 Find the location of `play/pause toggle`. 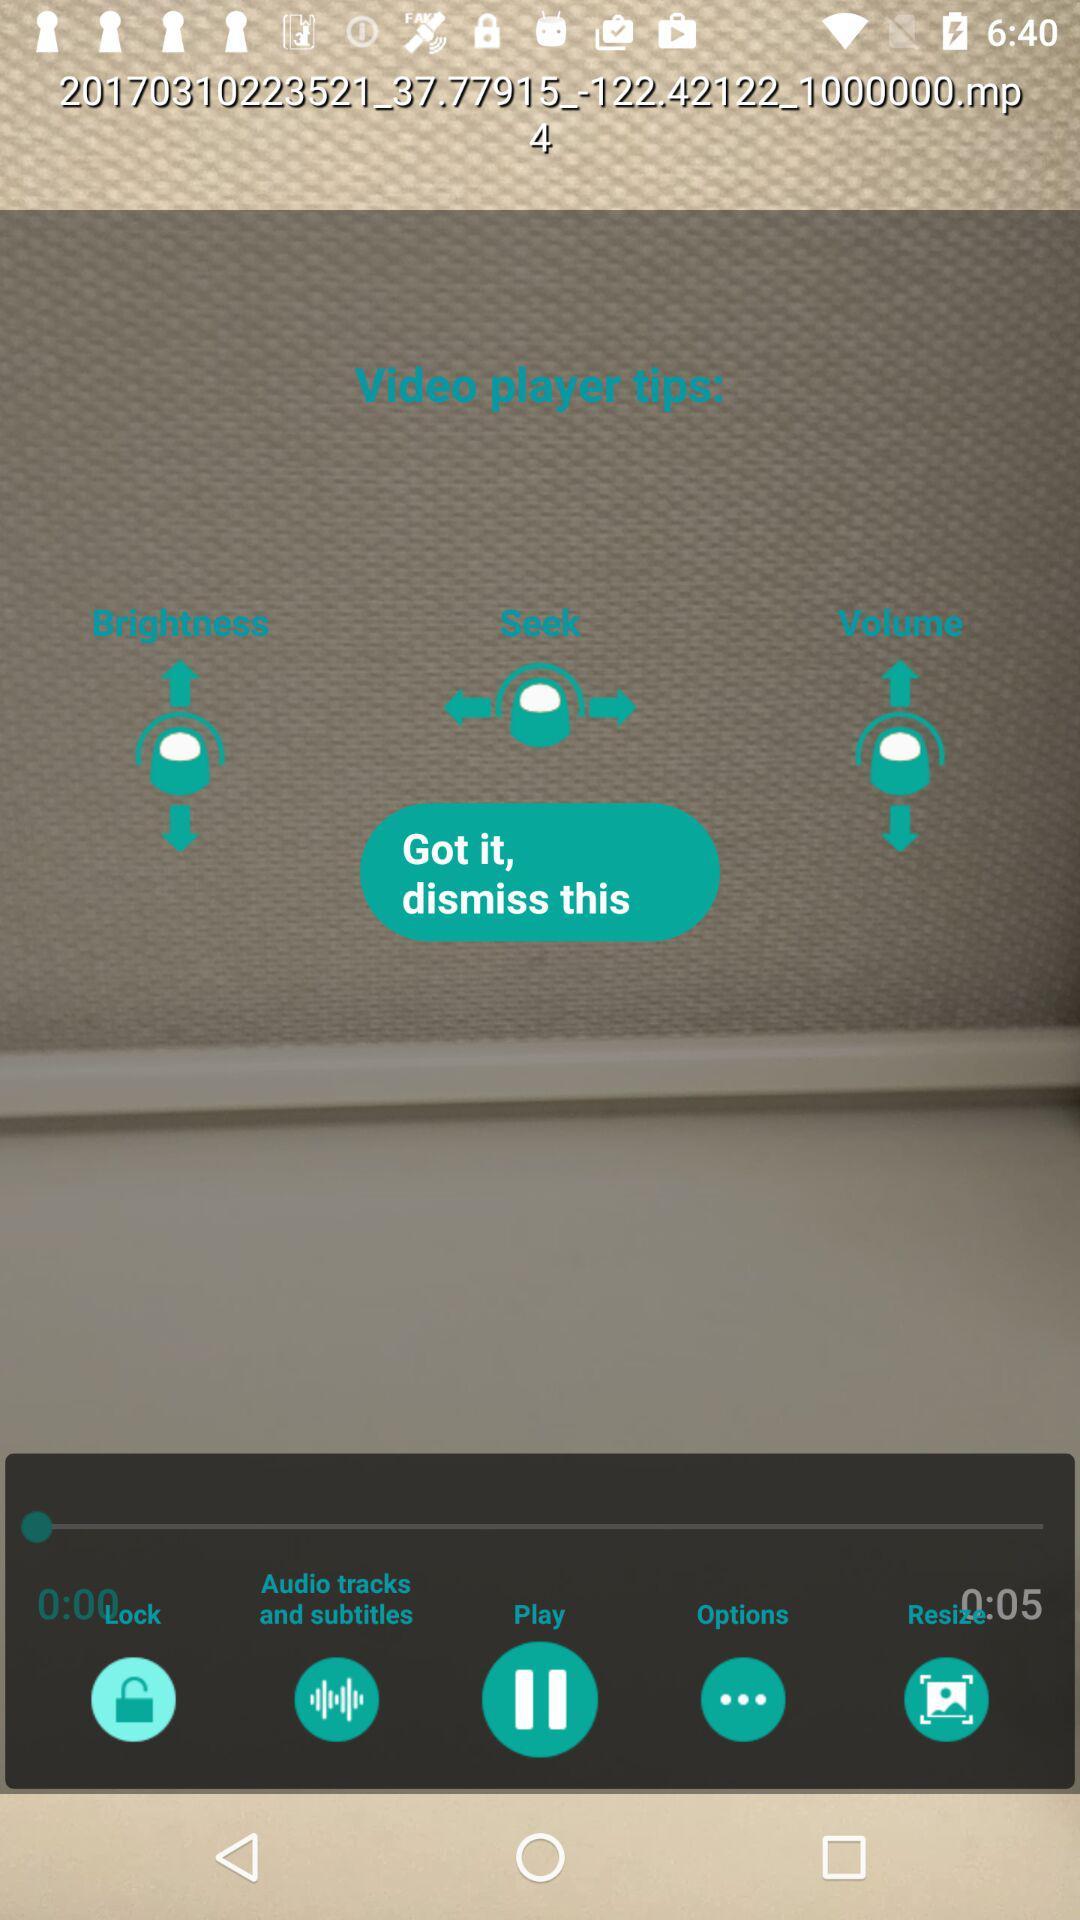

play/pause toggle is located at coordinates (538, 1698).